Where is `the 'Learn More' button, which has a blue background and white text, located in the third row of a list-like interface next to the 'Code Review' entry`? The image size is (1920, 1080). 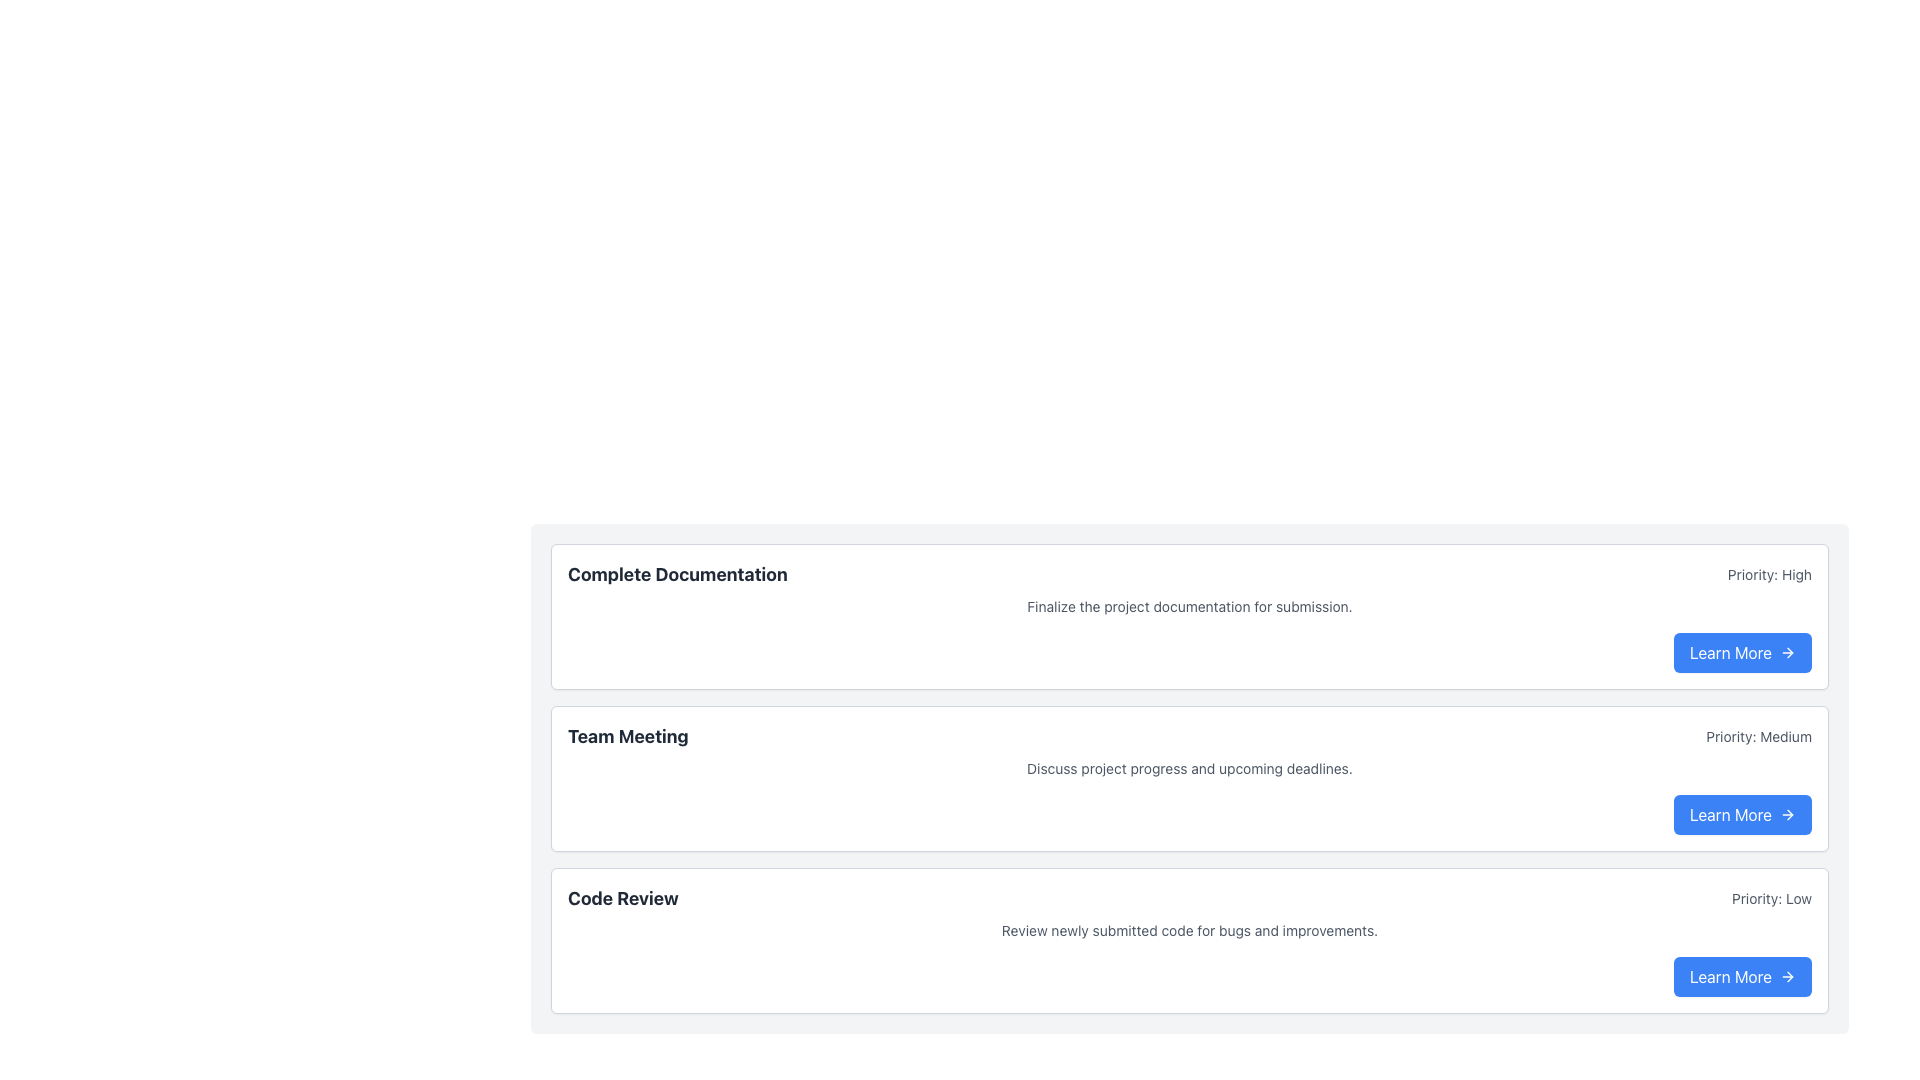 the 'Learn More' button, which has a blue background and white text, located in the third row of a list-like interface next to the 'Code Review' entry is located at coordinates (1728, 814).